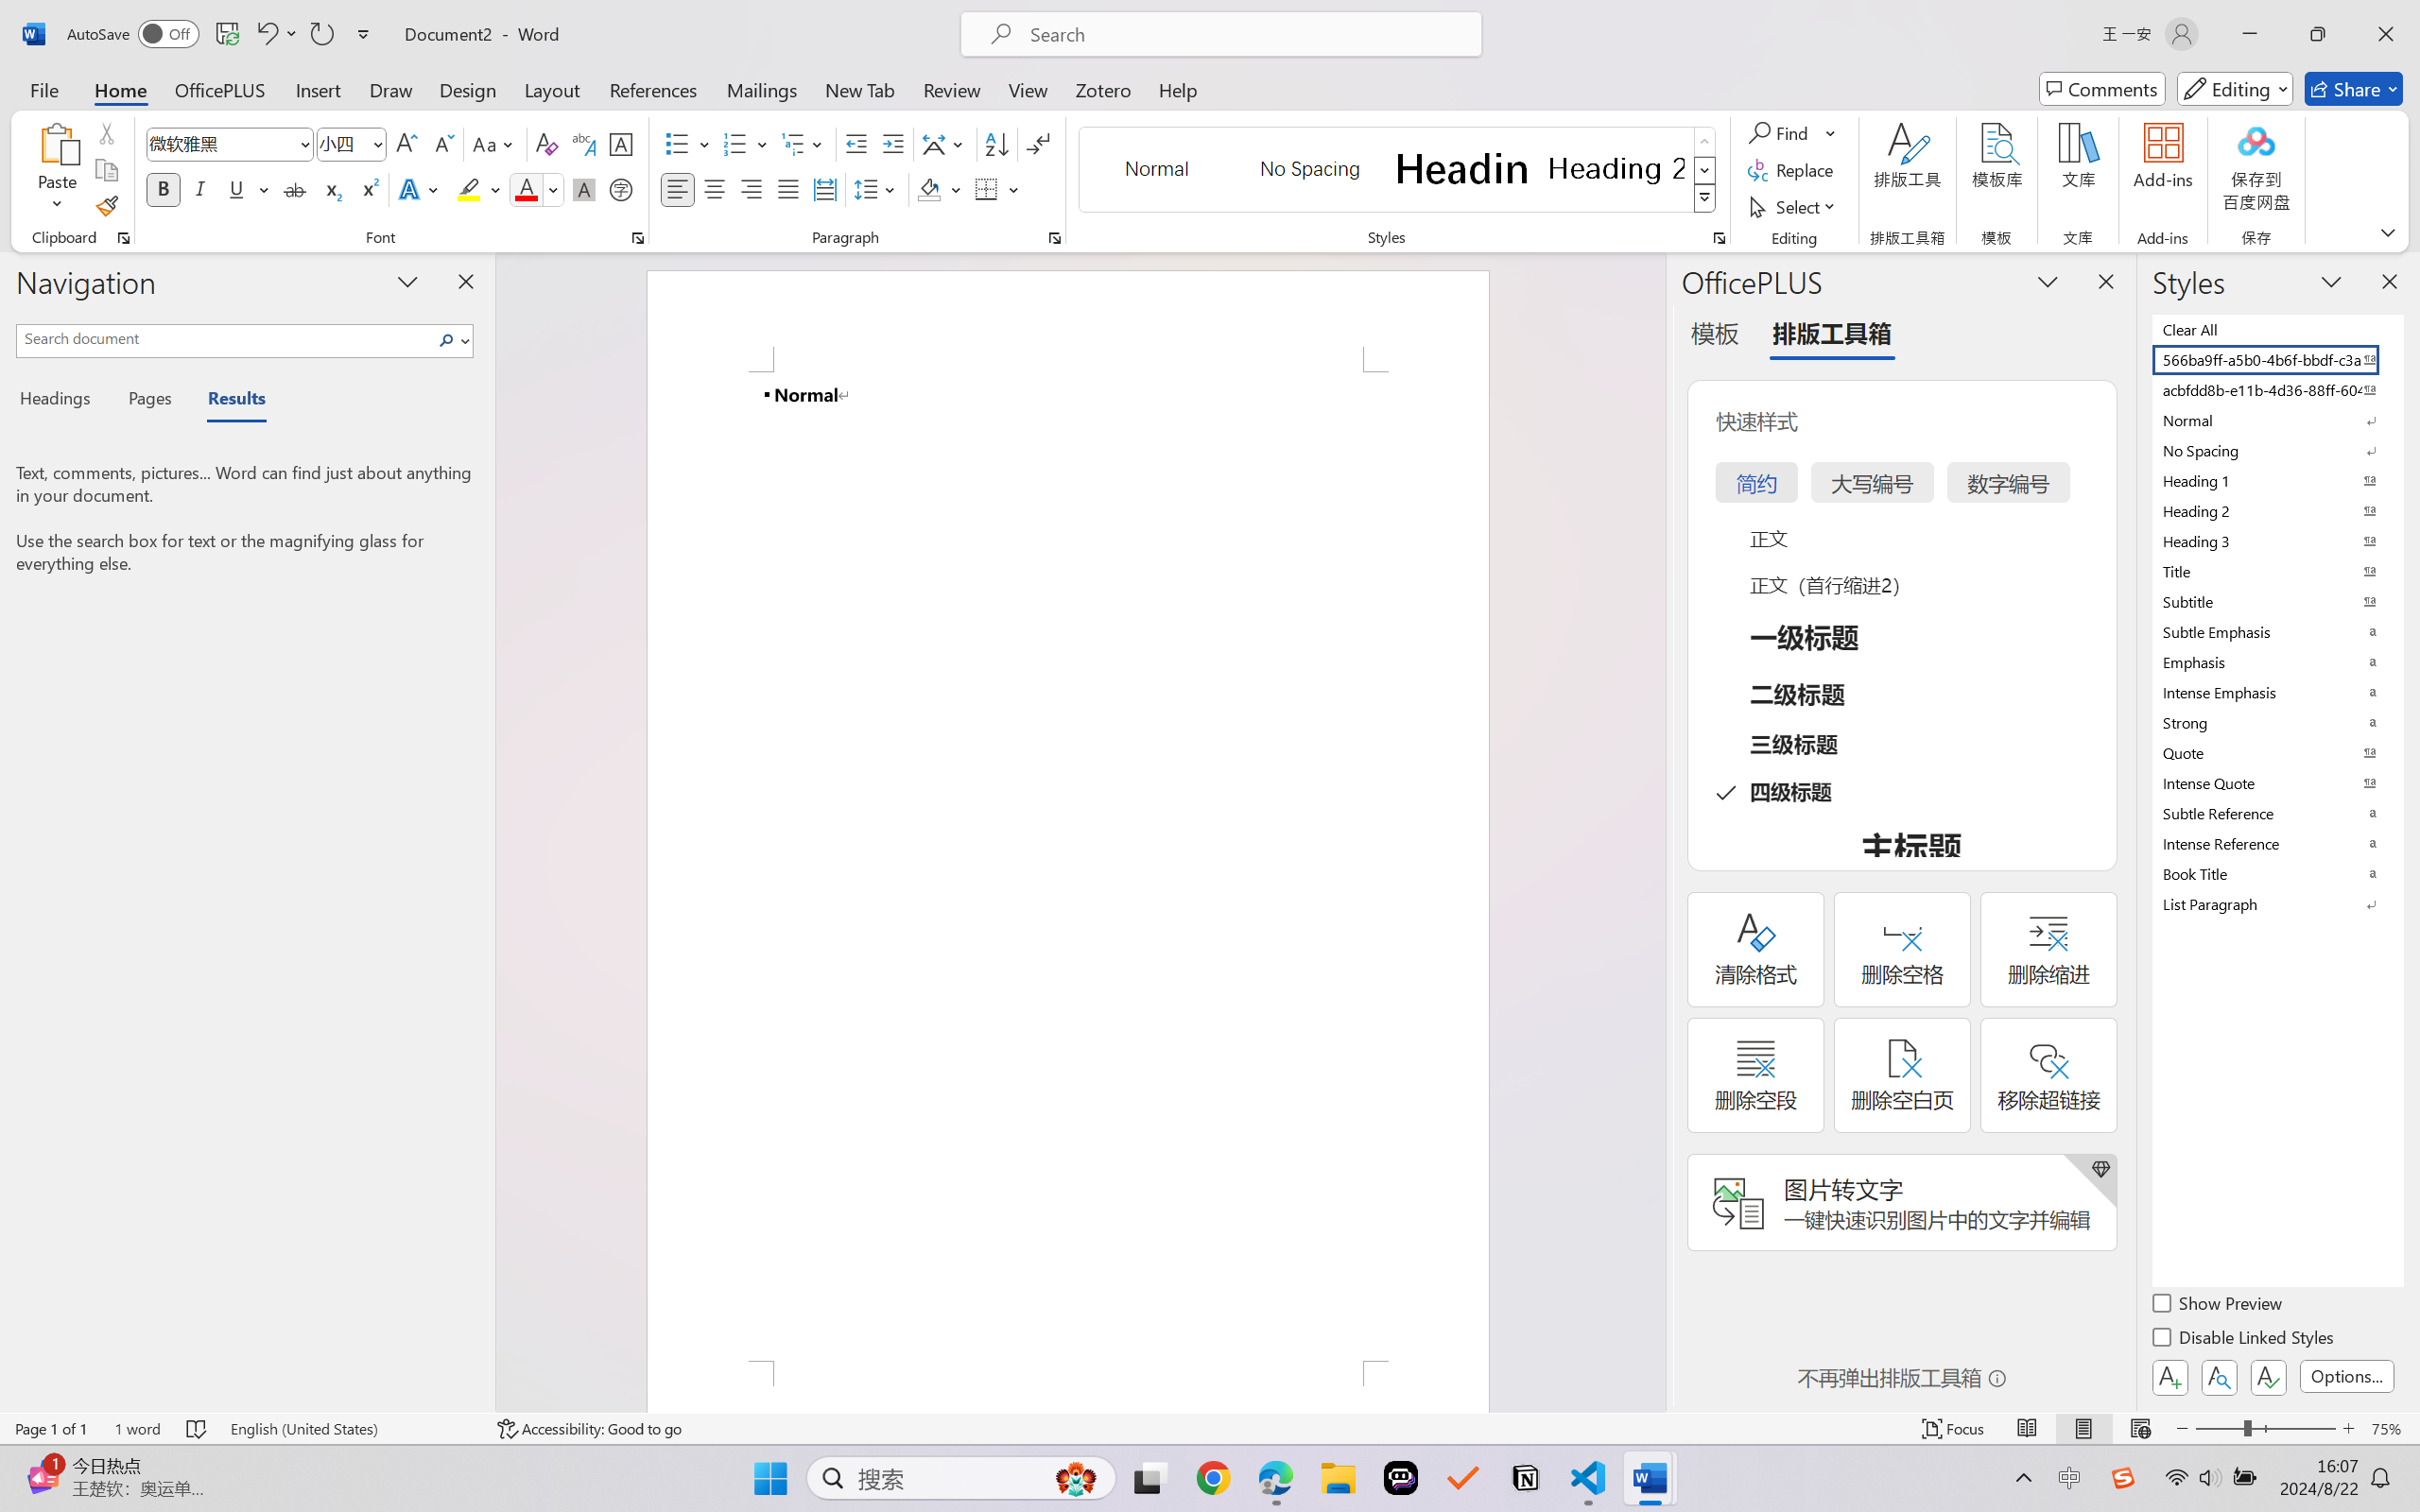 The image size is (2420, 1512). I want to click on 'Line and Paragraph Spacing', so click(876, 188).